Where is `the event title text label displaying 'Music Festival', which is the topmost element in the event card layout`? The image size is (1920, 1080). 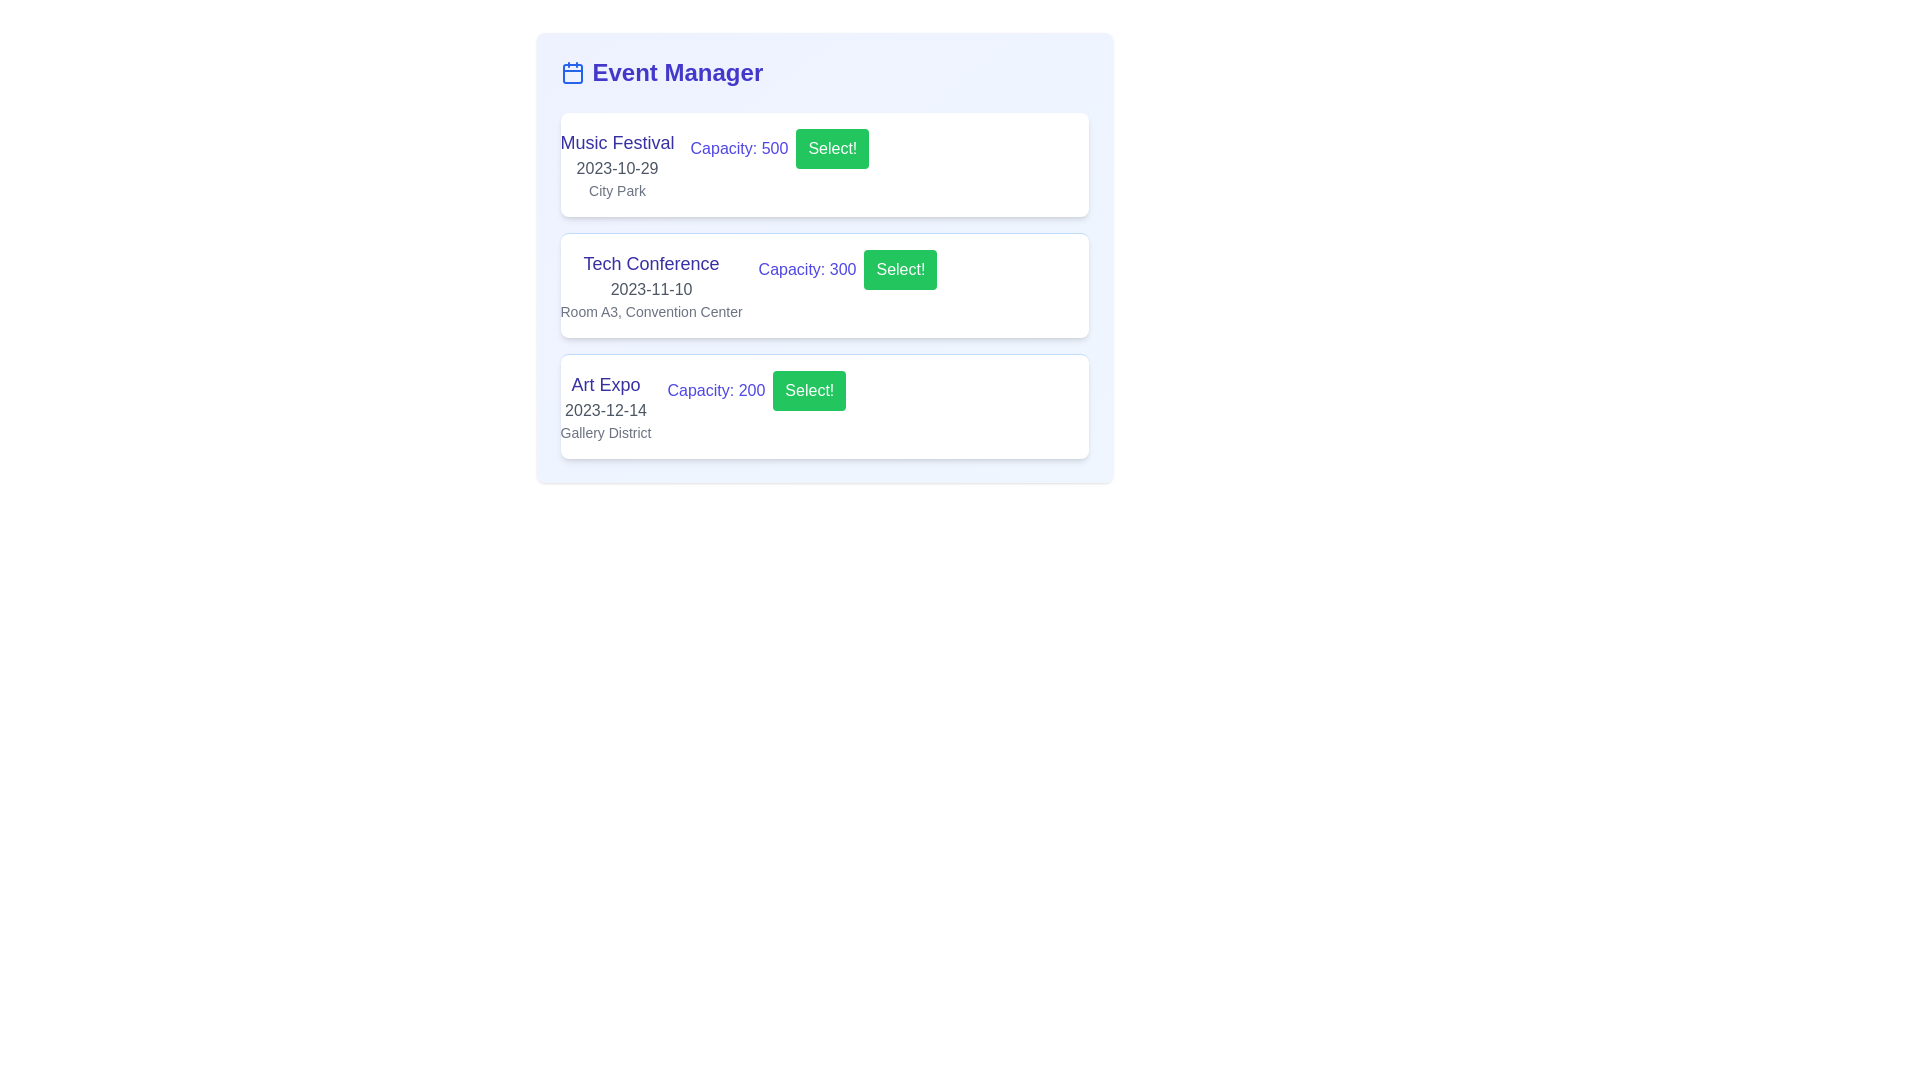
the event title text label displaying 'Music Festival', which is the topmost element in the event card layout is located at coordinates (616, 141).